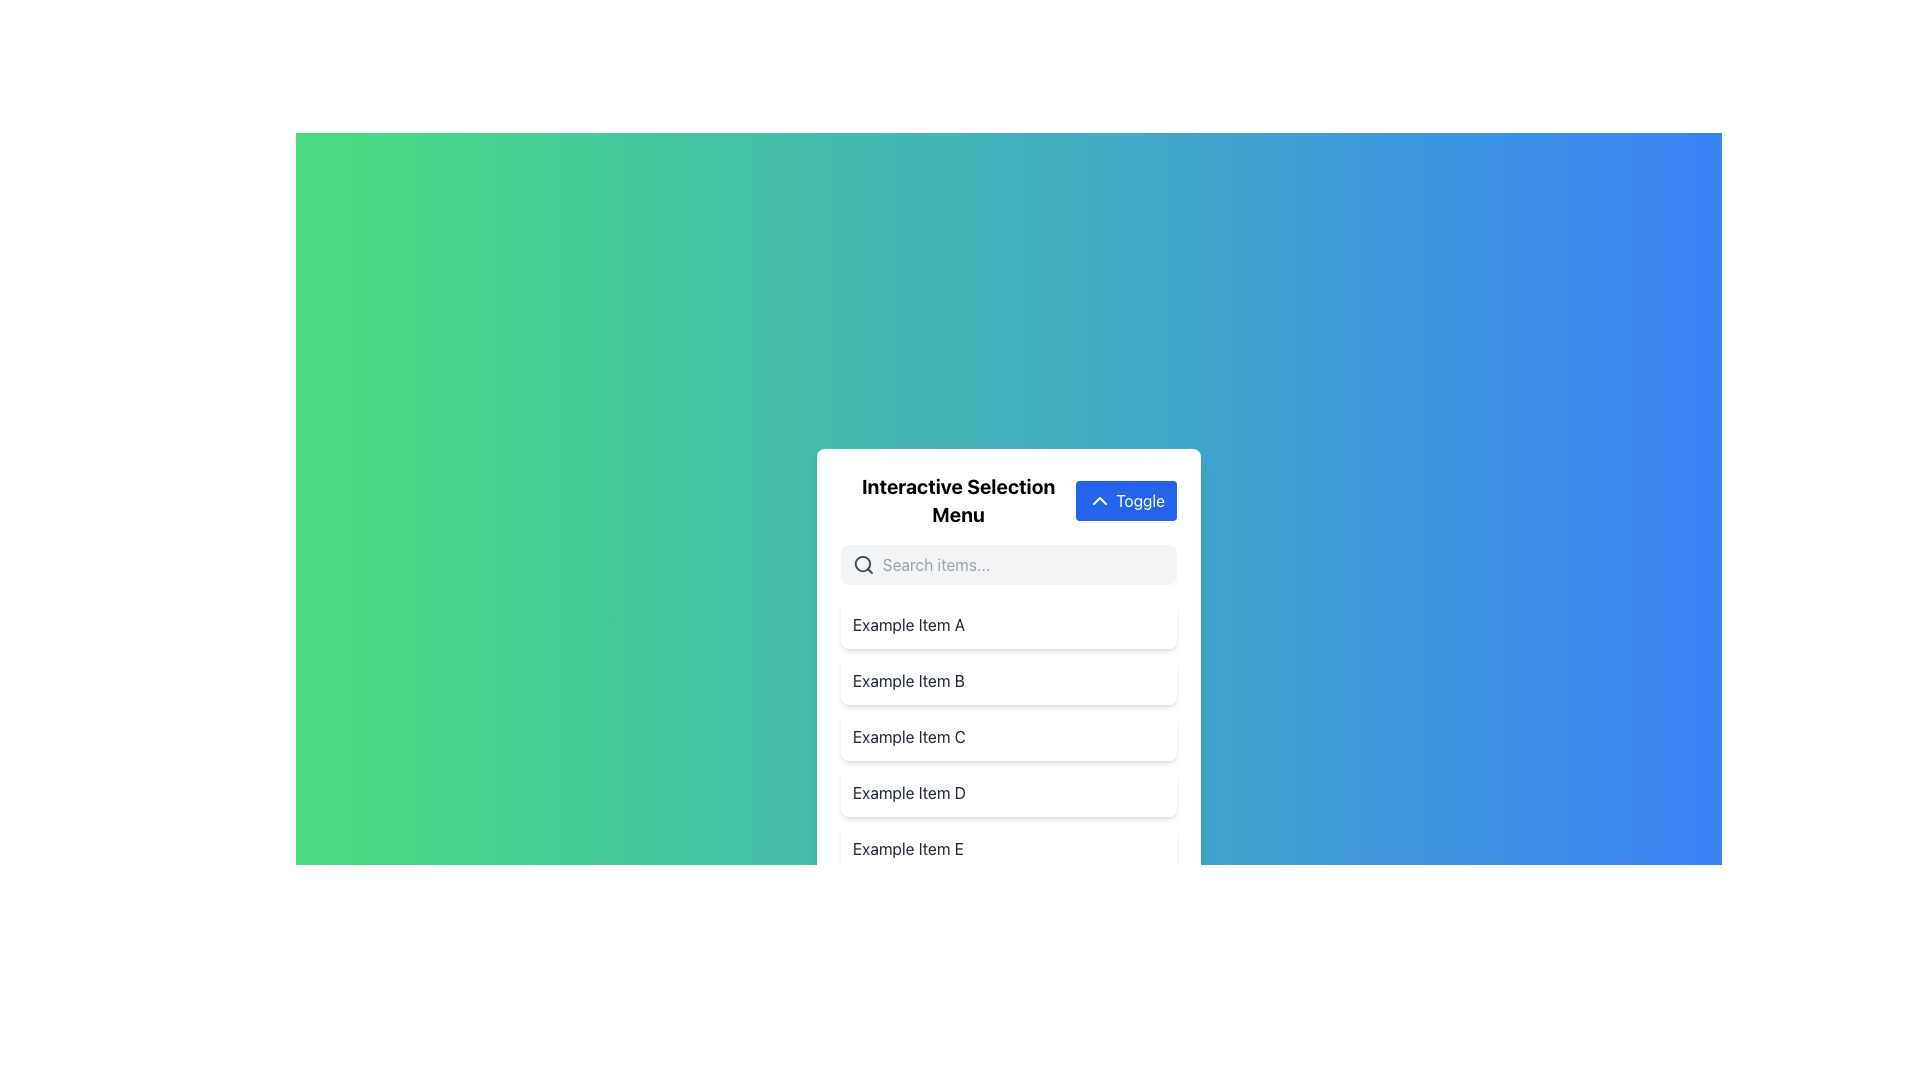  I want to click on the chevron up arrow icon within the 'Toggle' button, so click(1099, 500).